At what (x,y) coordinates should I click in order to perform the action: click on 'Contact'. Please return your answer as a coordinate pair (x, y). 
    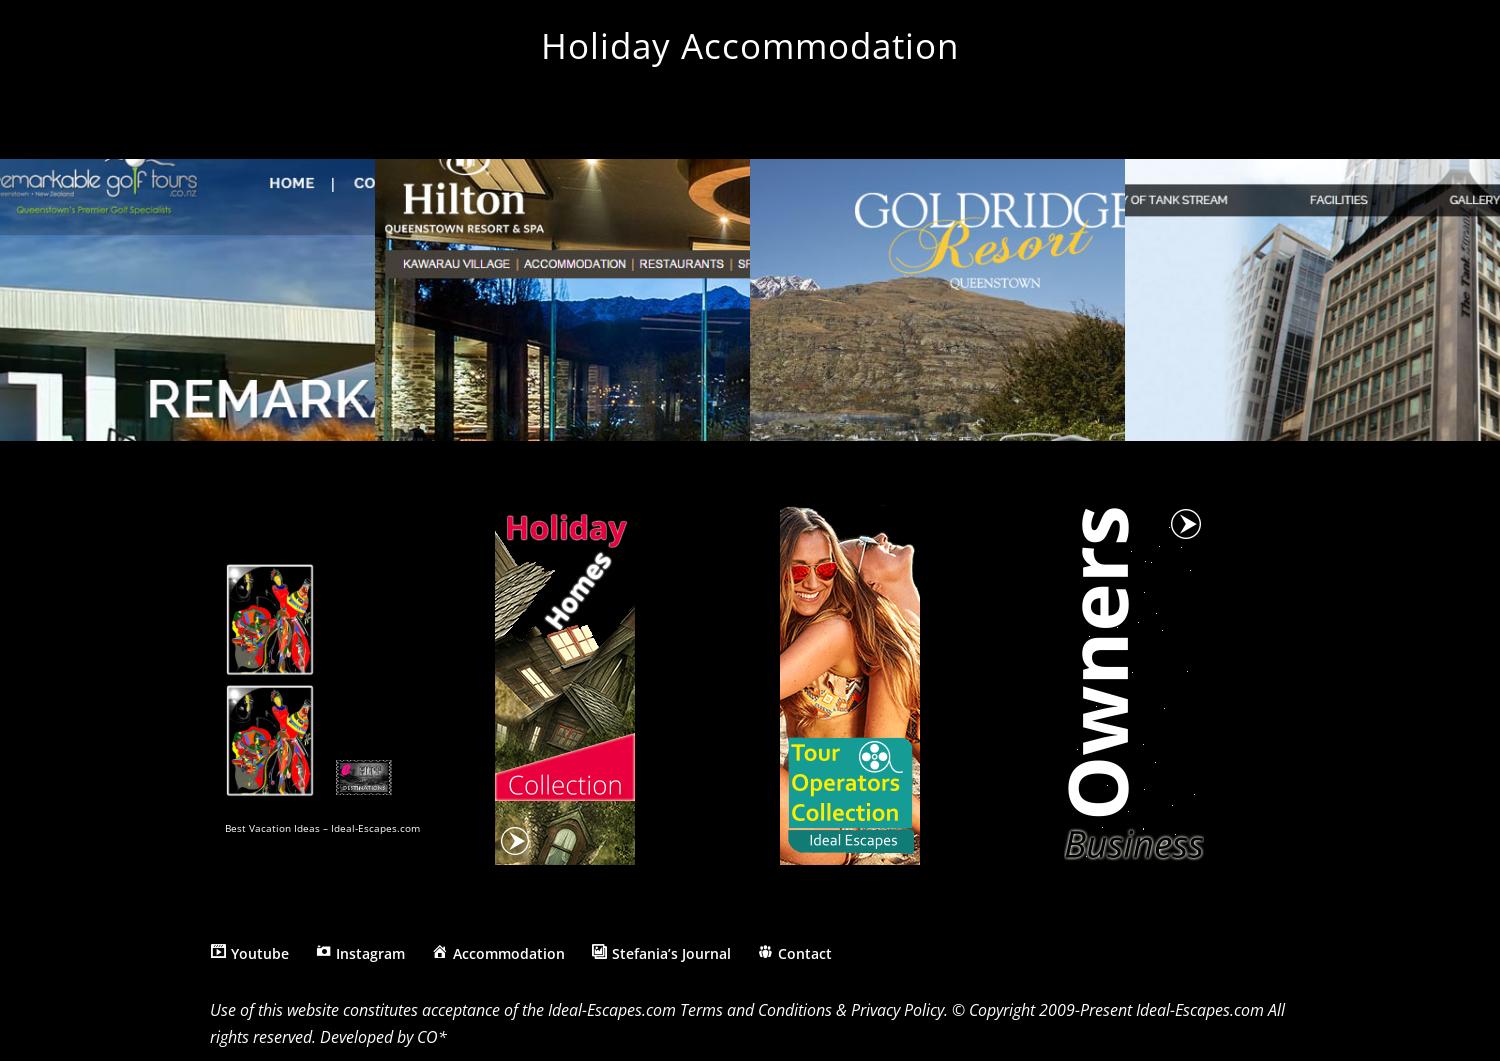
    Looking at the image, I should click on (804, 951).